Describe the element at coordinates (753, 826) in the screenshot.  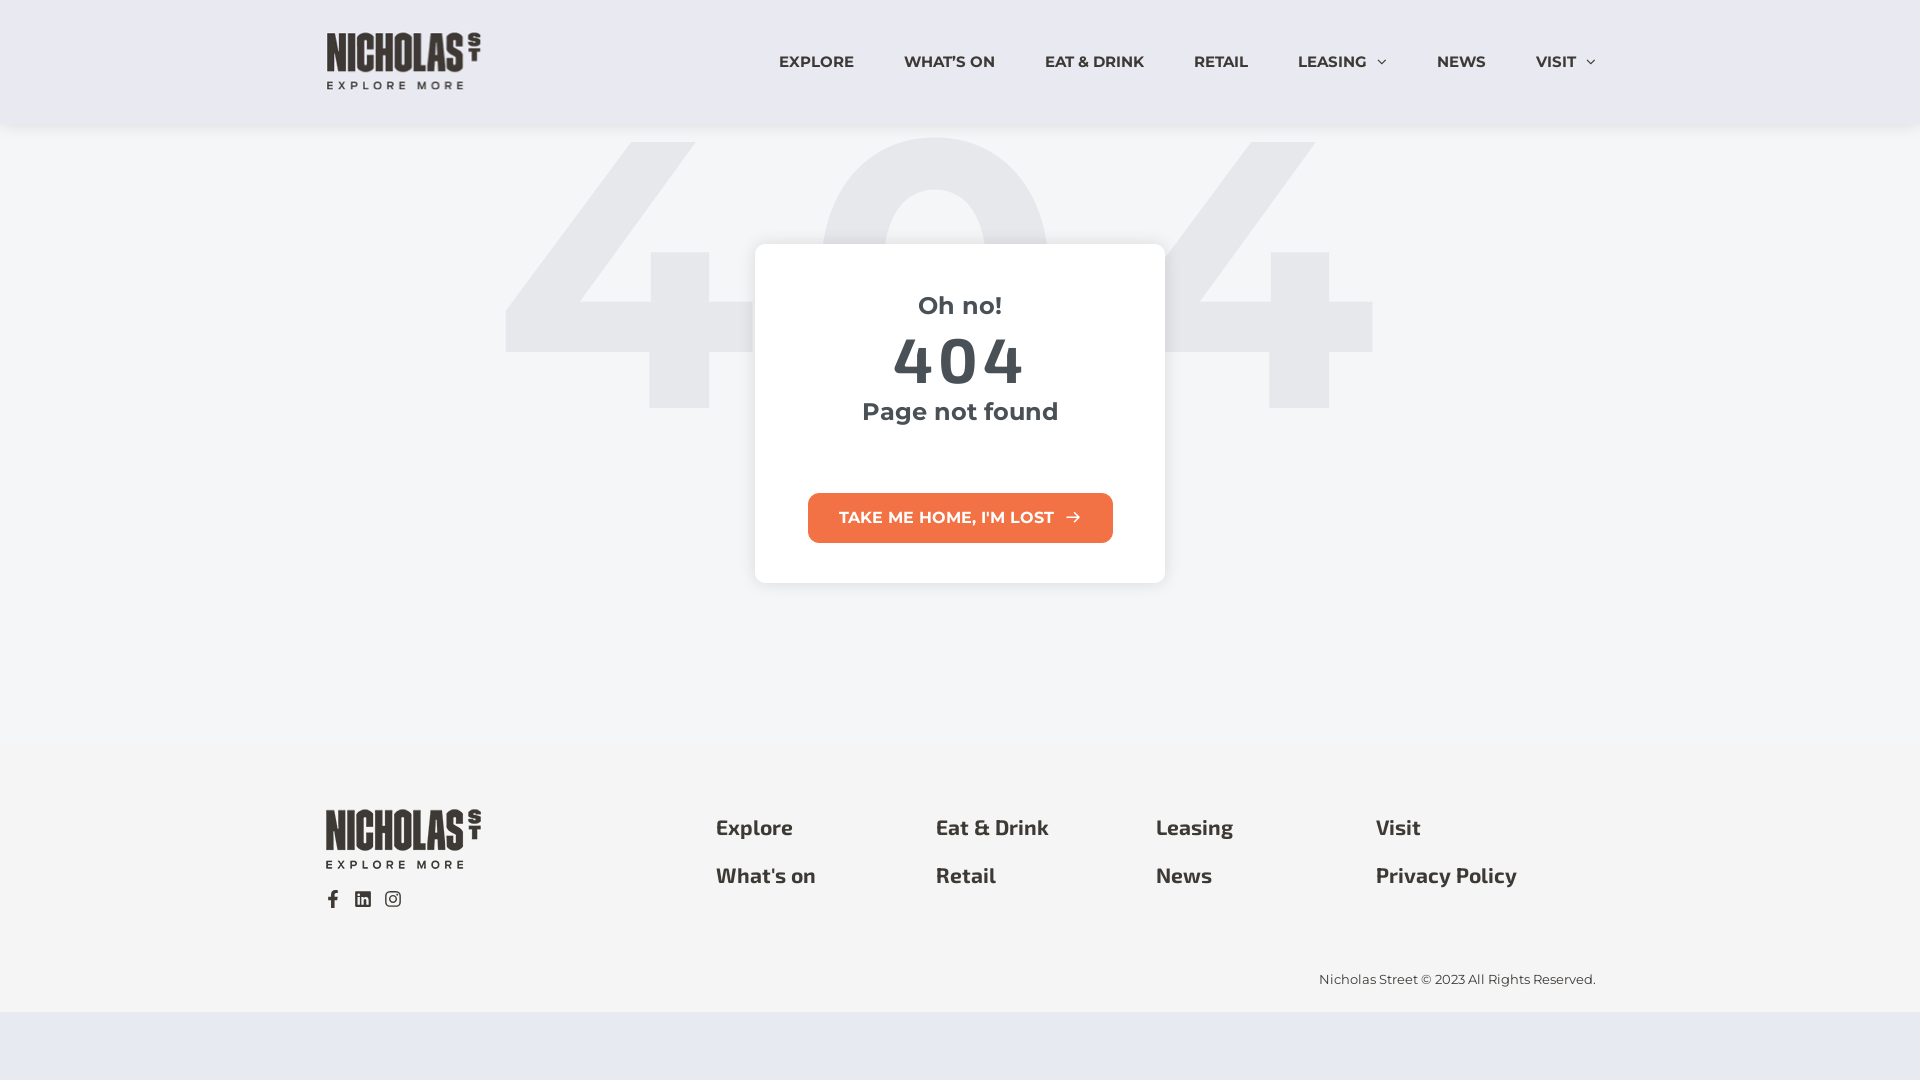
I see `'Explore'` at that location.